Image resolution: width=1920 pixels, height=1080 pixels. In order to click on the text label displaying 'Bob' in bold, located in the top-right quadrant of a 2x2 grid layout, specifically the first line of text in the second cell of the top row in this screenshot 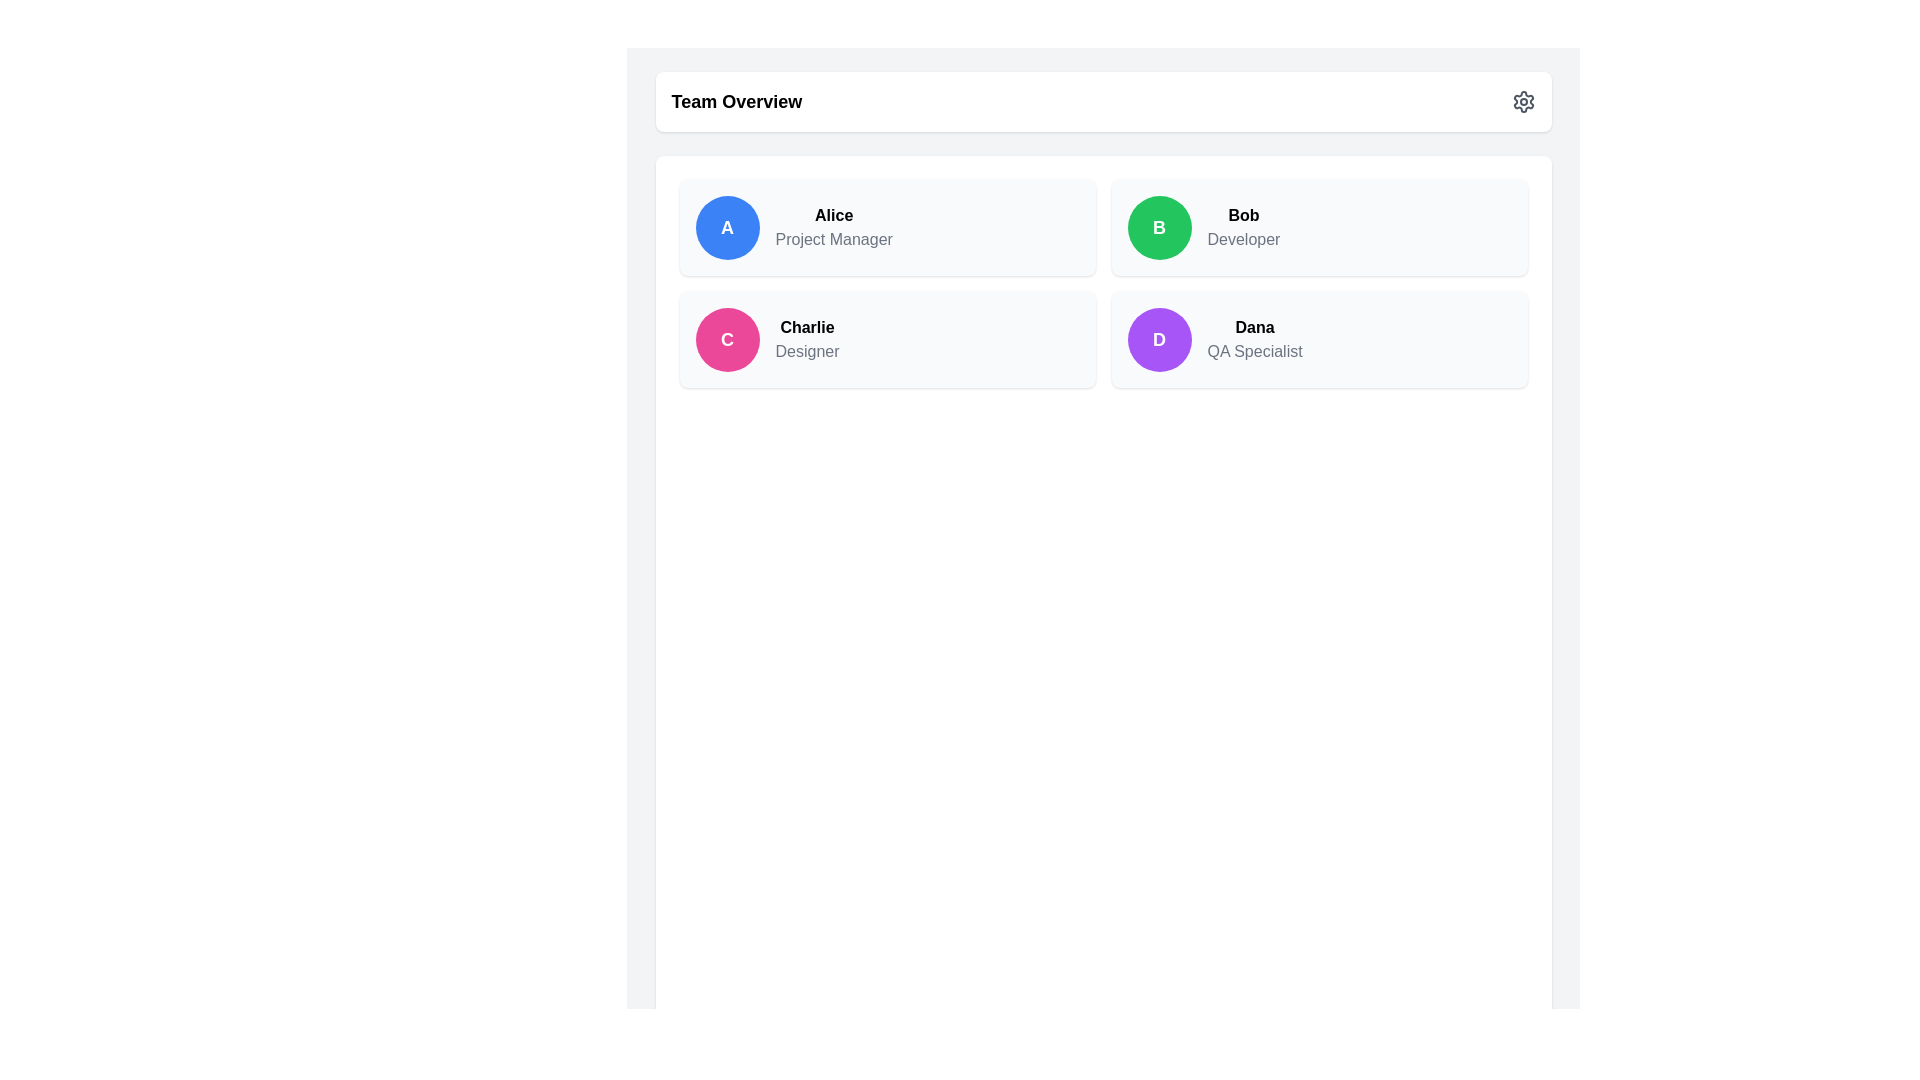, I will do `click(1242, 216)`.